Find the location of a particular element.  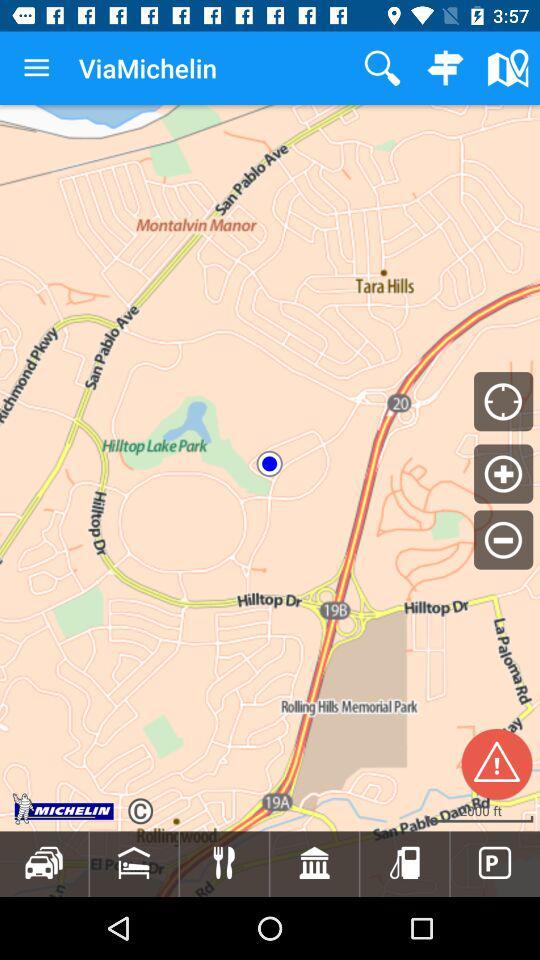

the minus icon is located at coordinates (502, 538).